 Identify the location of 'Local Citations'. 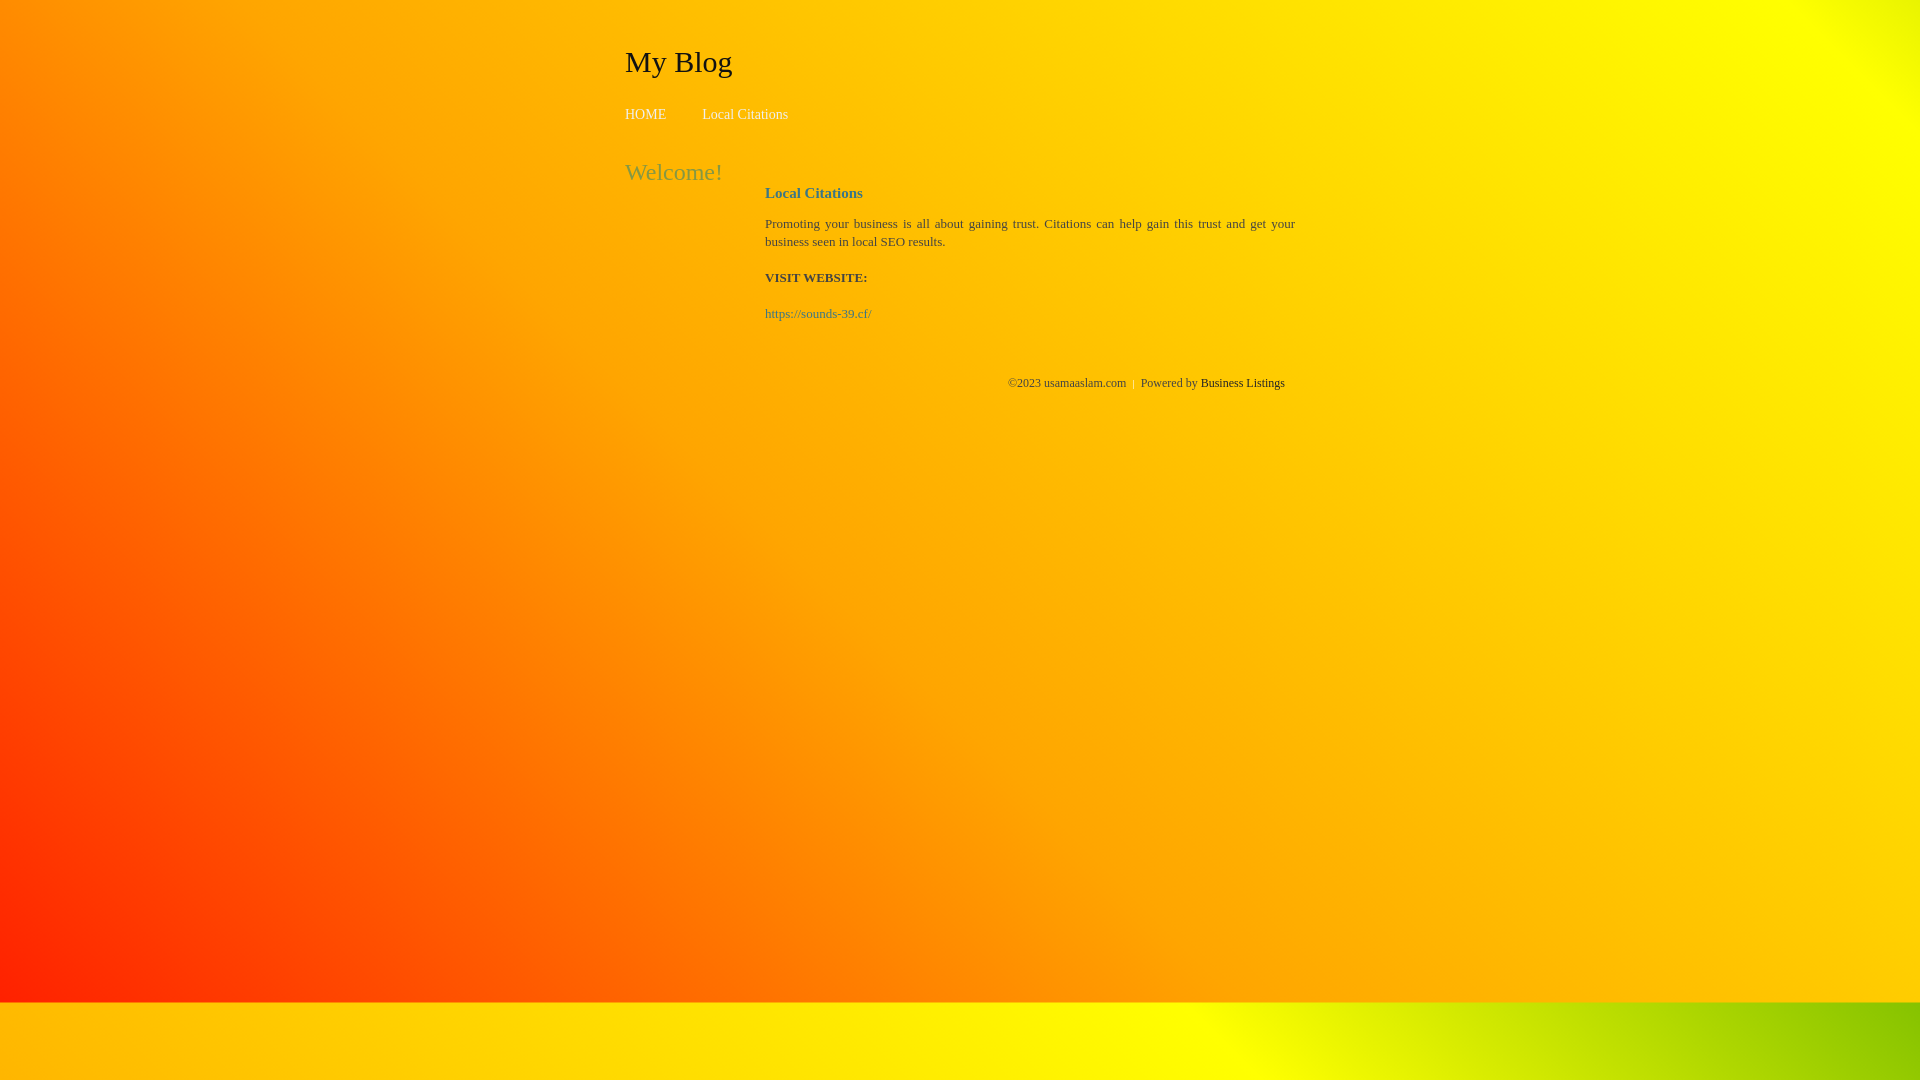
(743, 114).